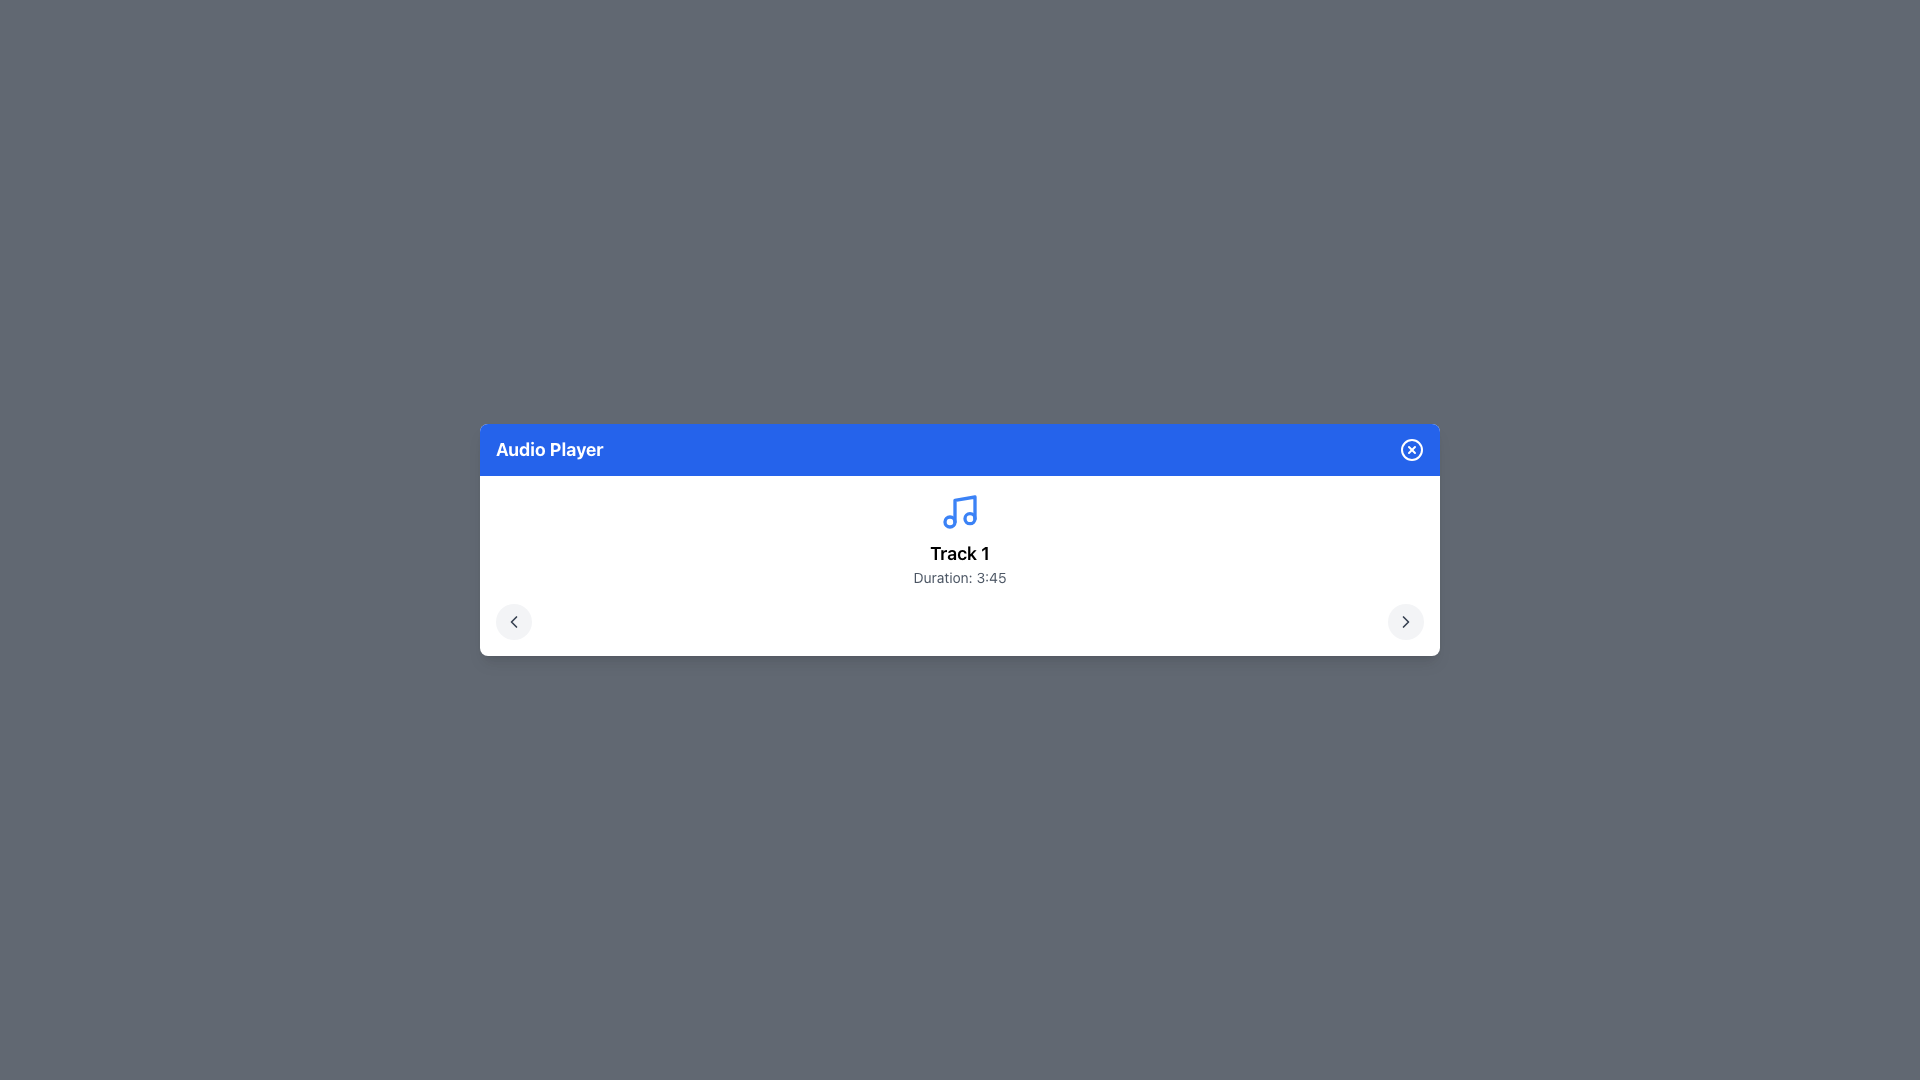 Image resolution: width=1920 pixels, height=1080 pixels. Describe the element at coordinates (960, 540) in the screenshot. I see `the icon in the Text block displaying information about the track, which includes its title and duration, located in the 'Audio Player' section` at that location.